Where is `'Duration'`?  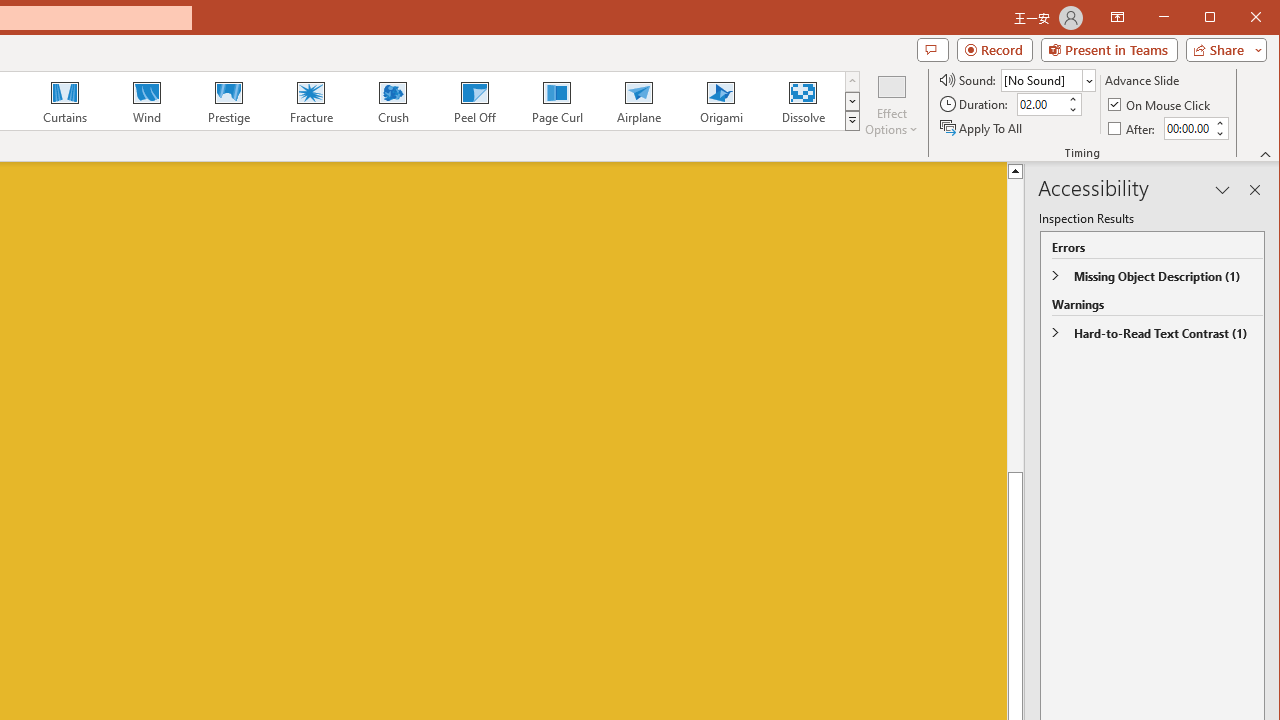
'Duration' is located at coordinates (1040, 104).